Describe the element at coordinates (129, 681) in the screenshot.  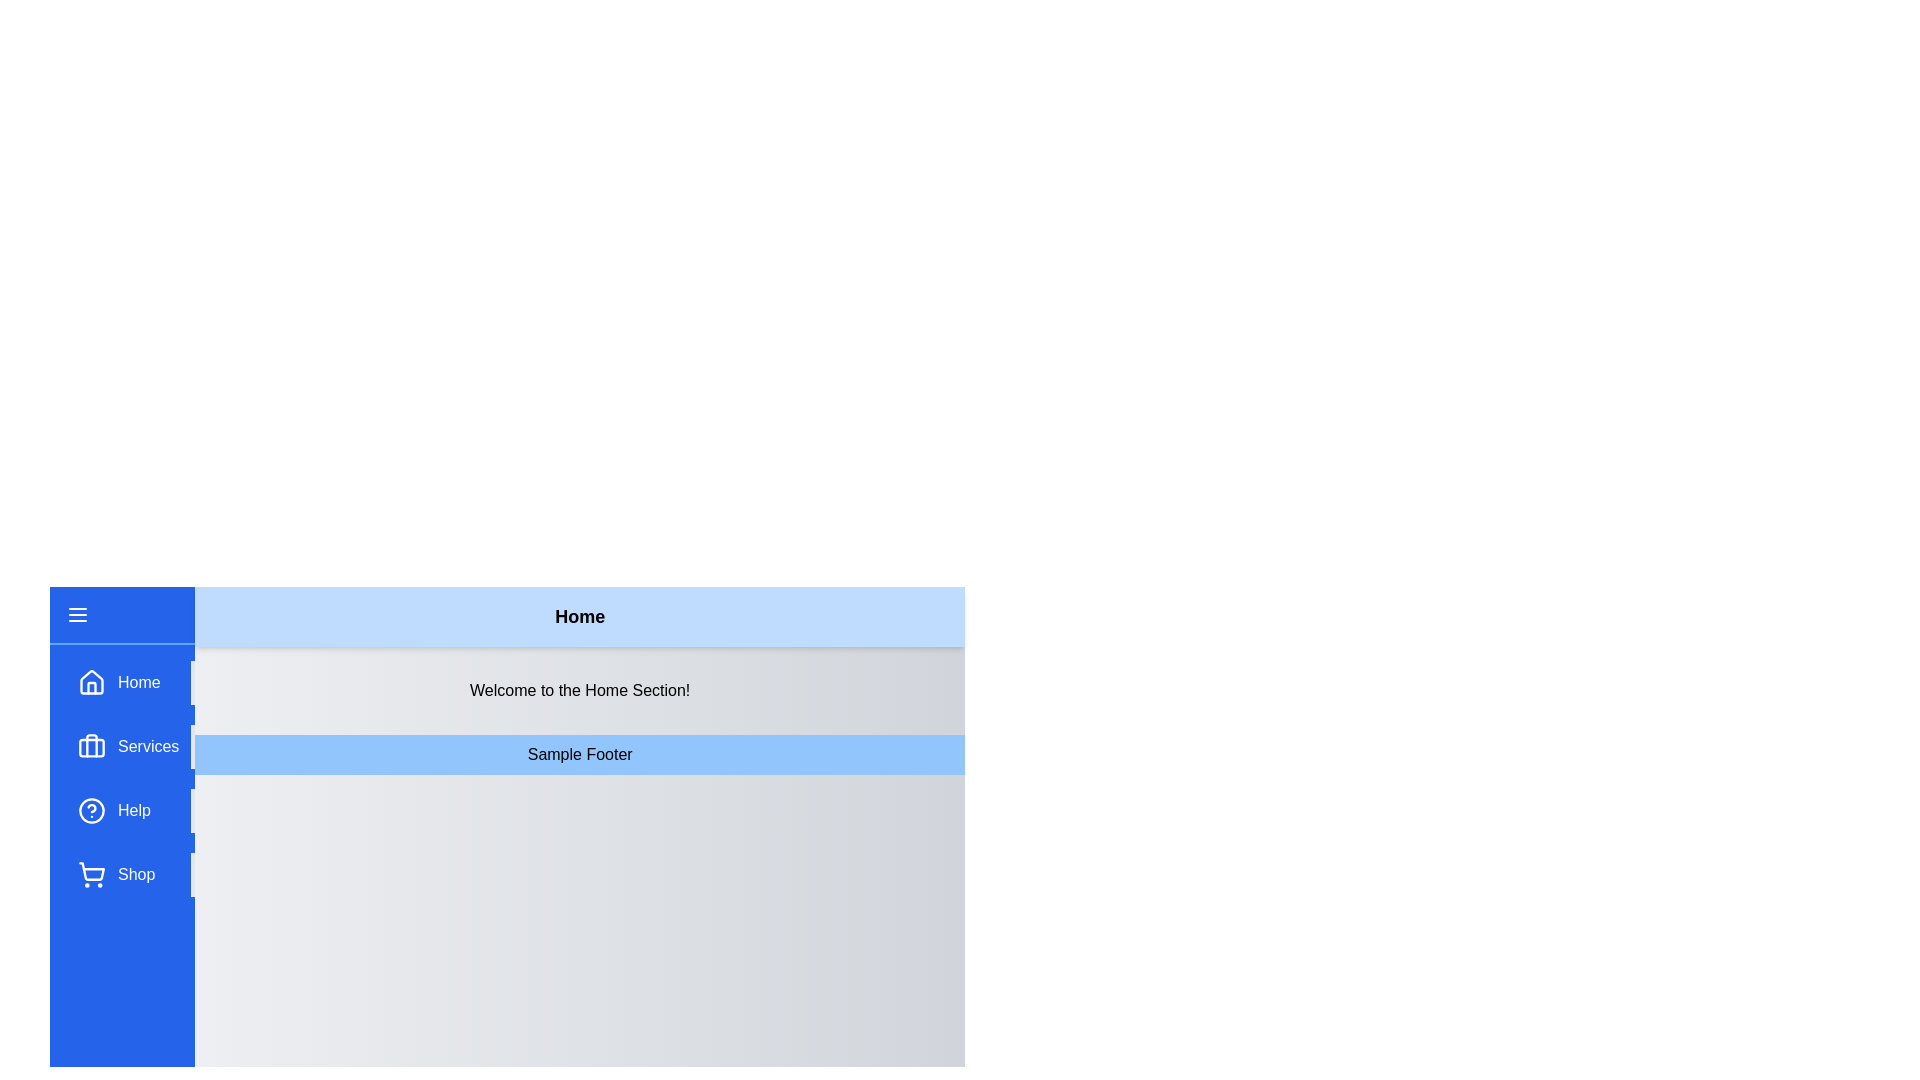
I see `the blue navigation button labeled 'Home' with a white house icon on the left` at that location.